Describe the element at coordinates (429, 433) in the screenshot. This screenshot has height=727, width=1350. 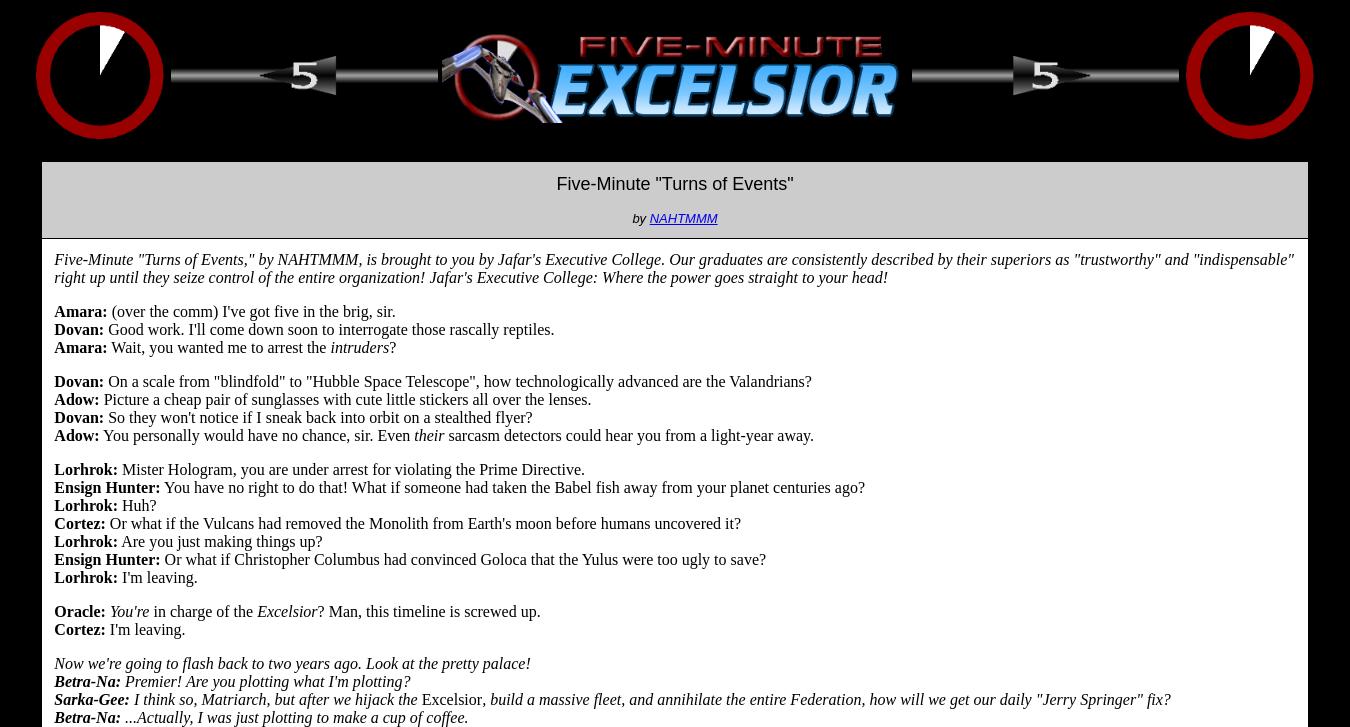
I see `'their'` at that location.